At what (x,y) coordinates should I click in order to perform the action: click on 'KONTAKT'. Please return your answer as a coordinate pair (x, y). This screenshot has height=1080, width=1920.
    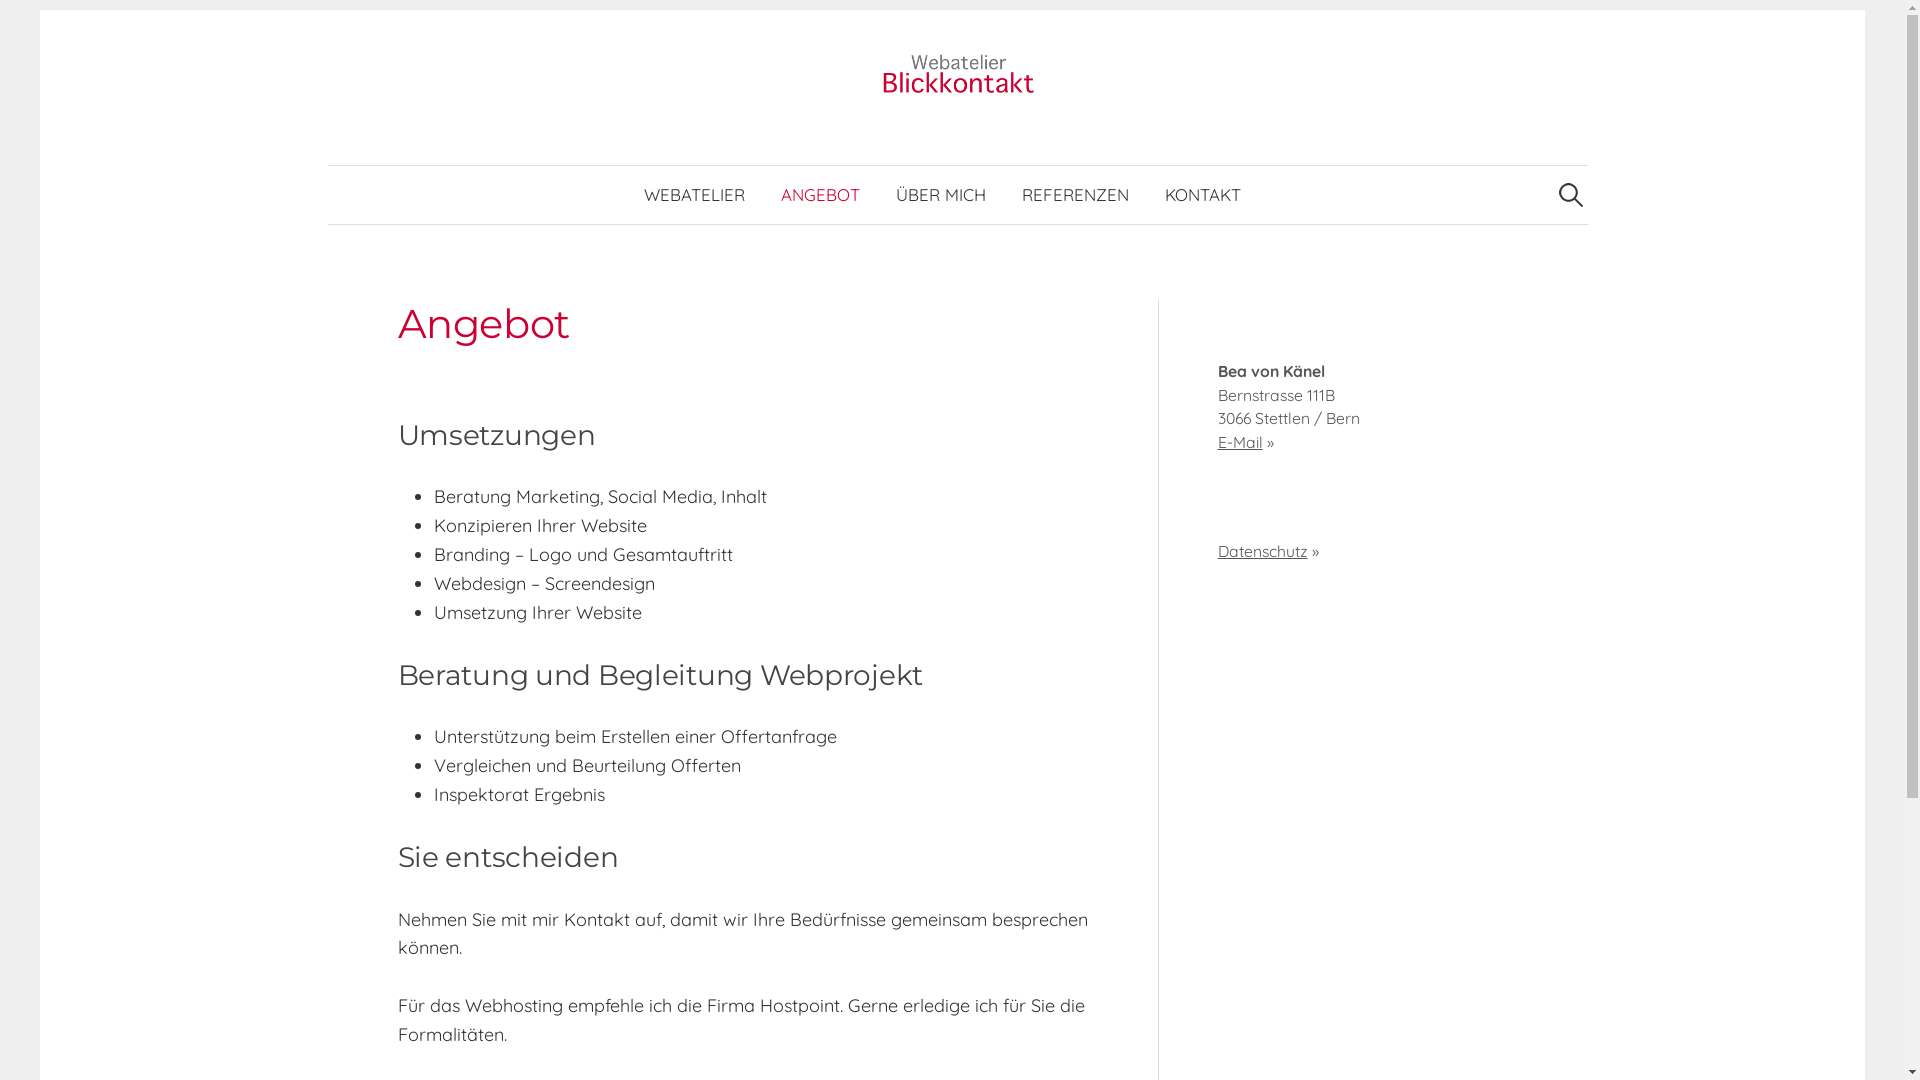
    Looking at the image, I should click on (1202, 195).